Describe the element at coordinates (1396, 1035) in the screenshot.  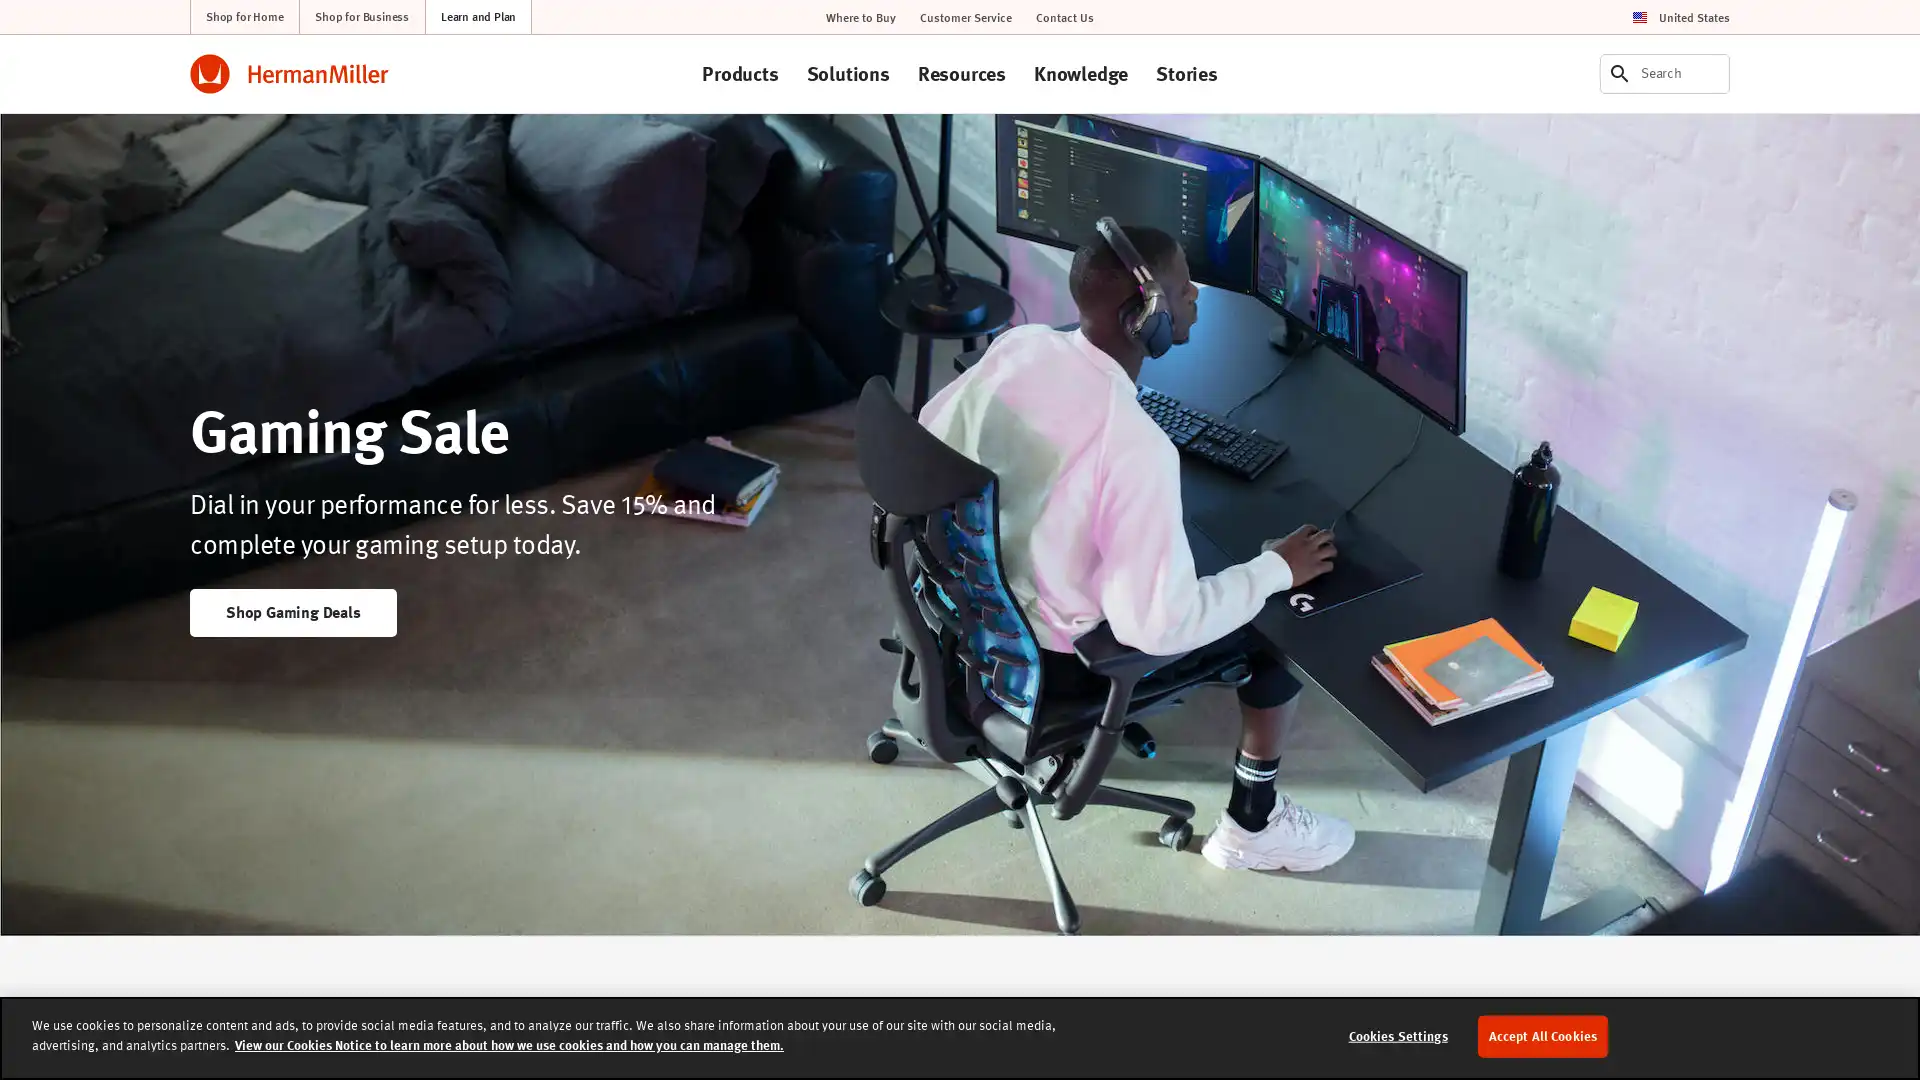
I see `Cookies Settings` at that location.